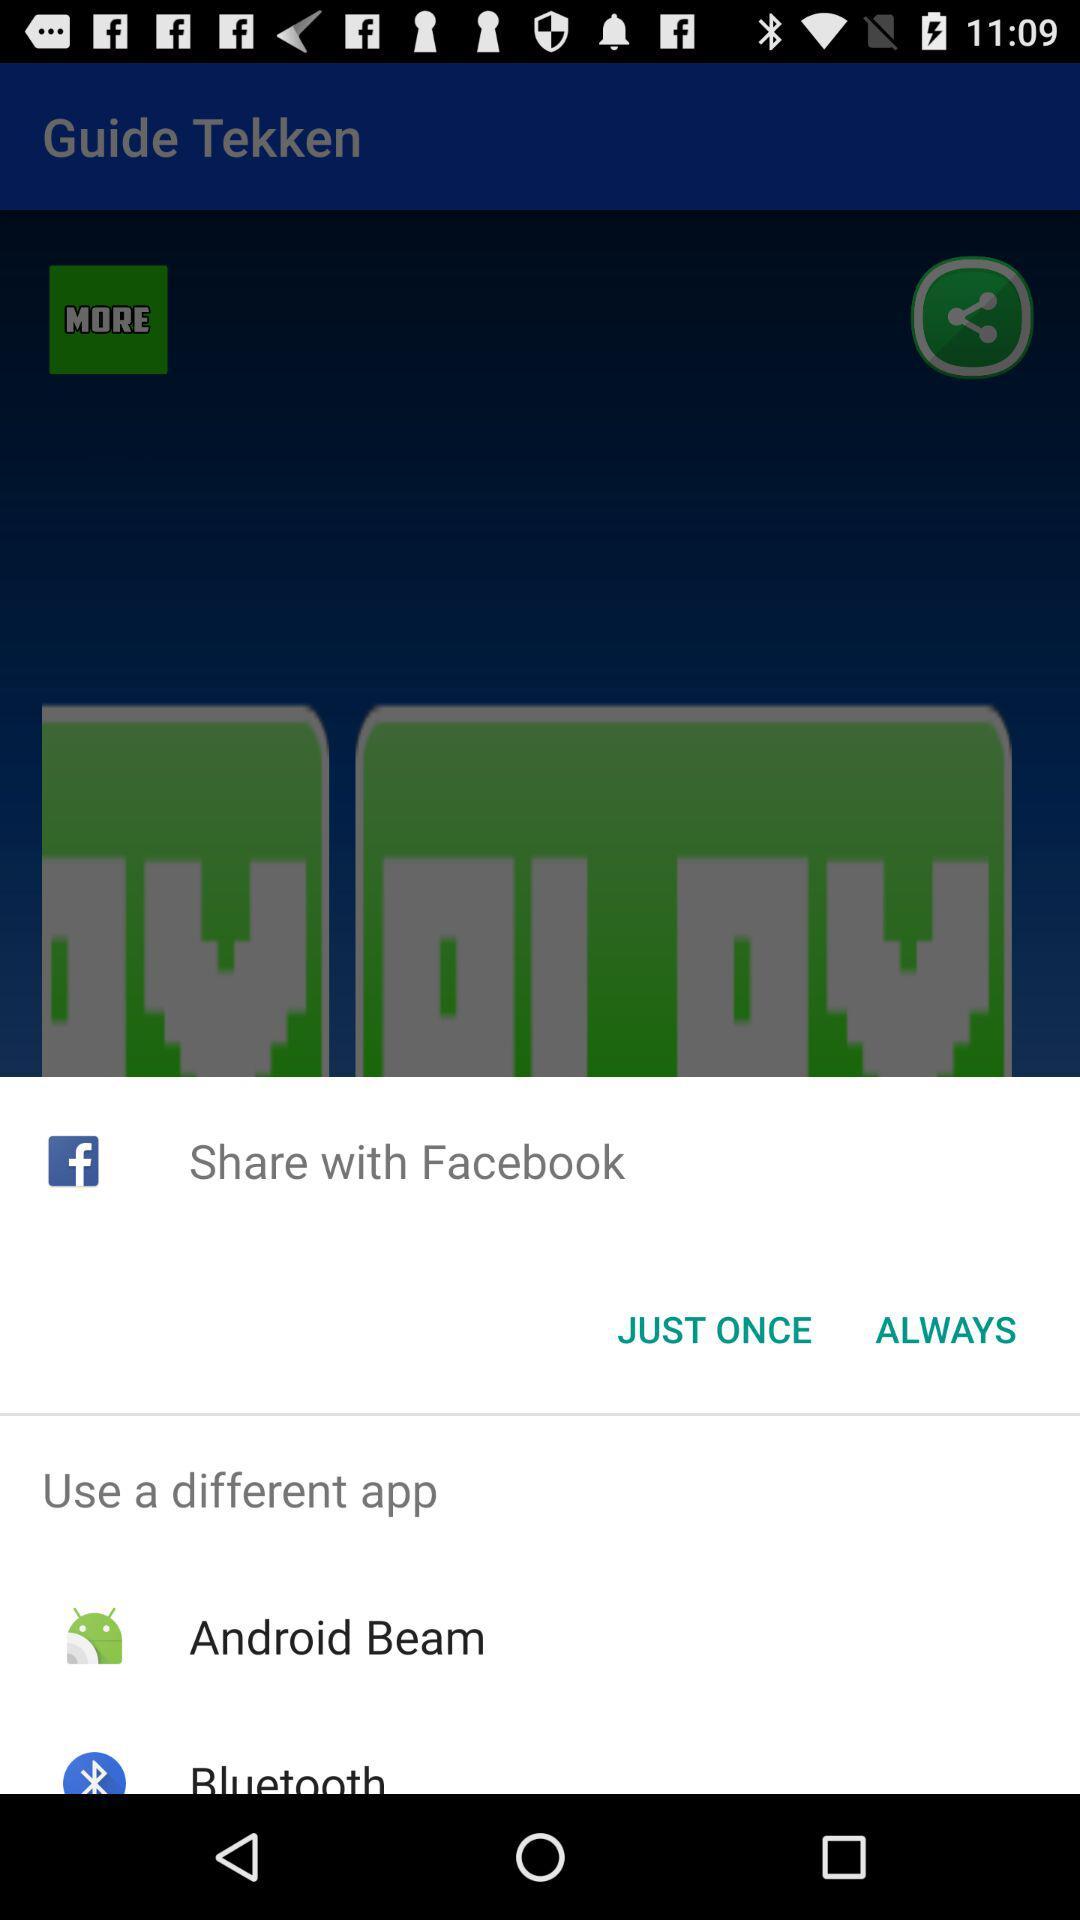 The image size is (1080, 1920). What do you see at coordinates (713, 1329) in the screenshot?
I see `just once` at bounding box center [713, 1329].